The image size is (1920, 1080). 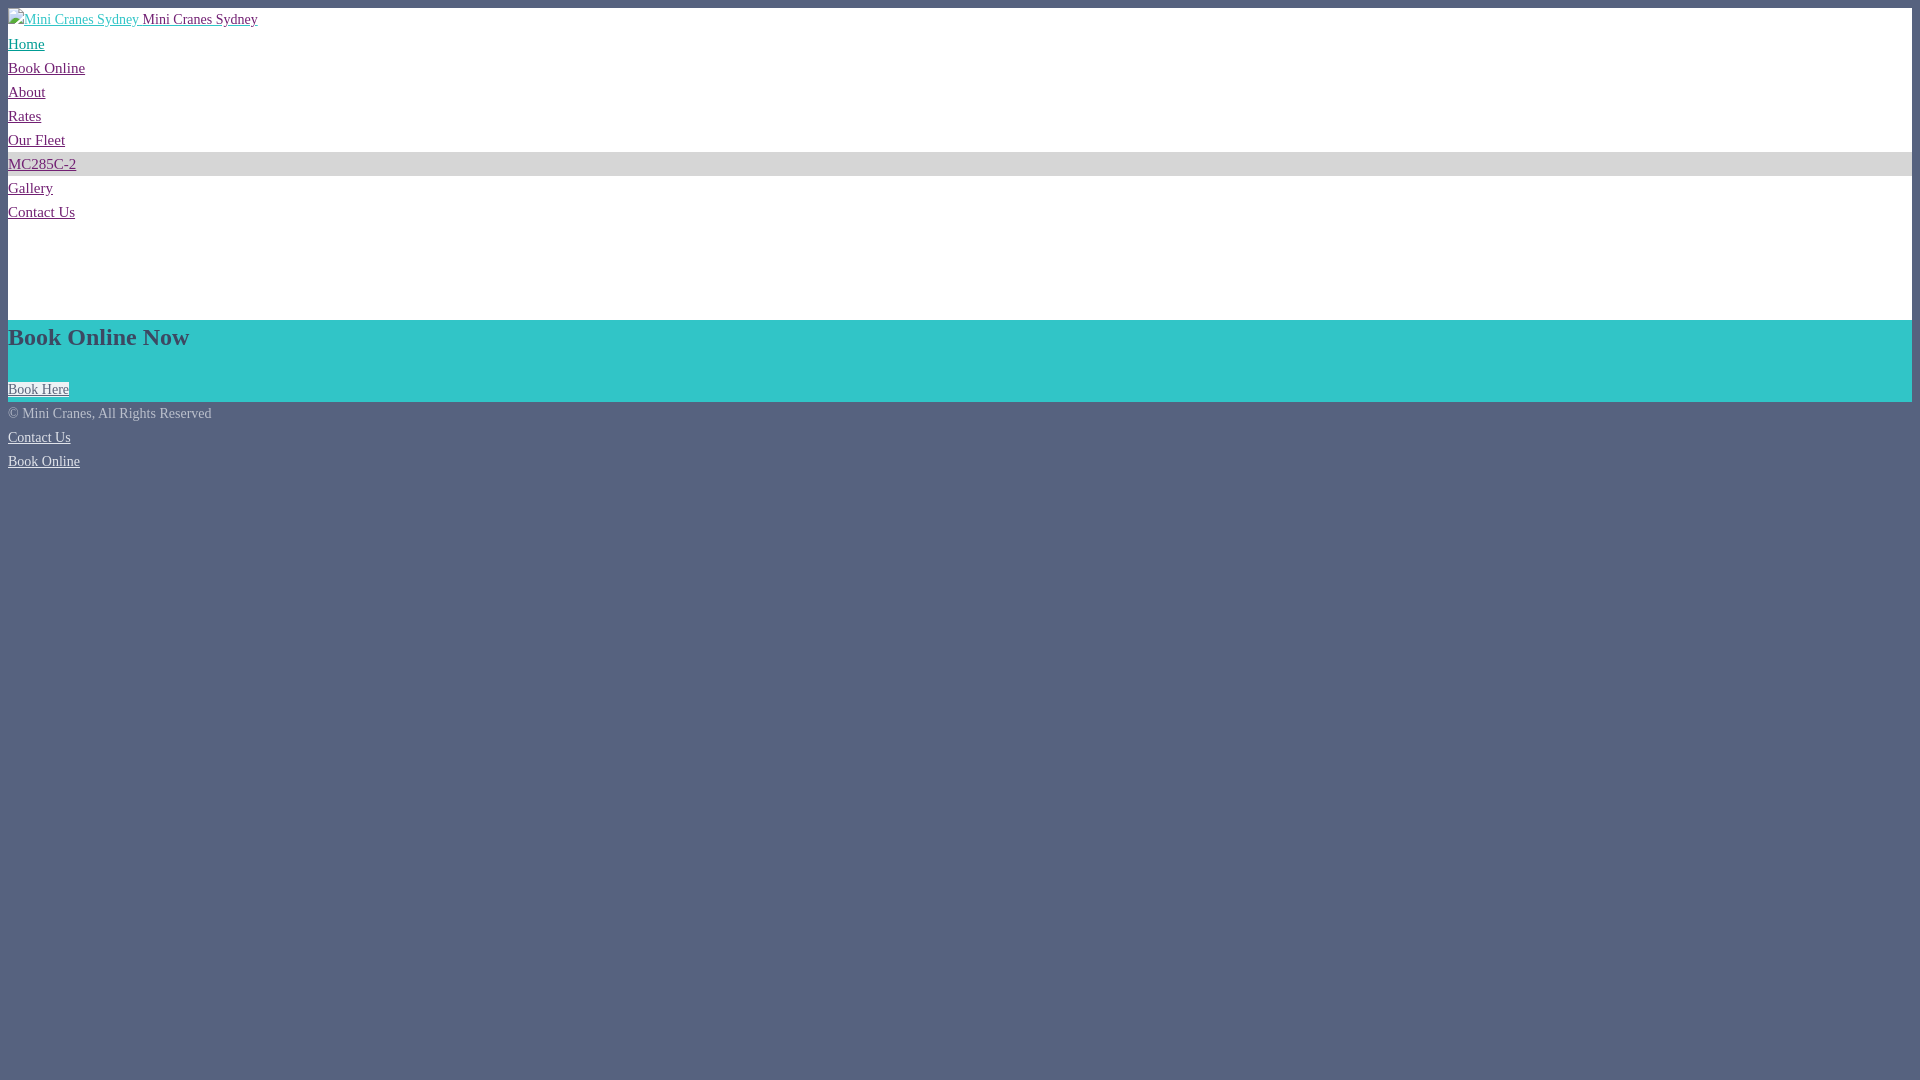 I want to click on 'Mini Cranes Sydney', so click(x=132, y=19).